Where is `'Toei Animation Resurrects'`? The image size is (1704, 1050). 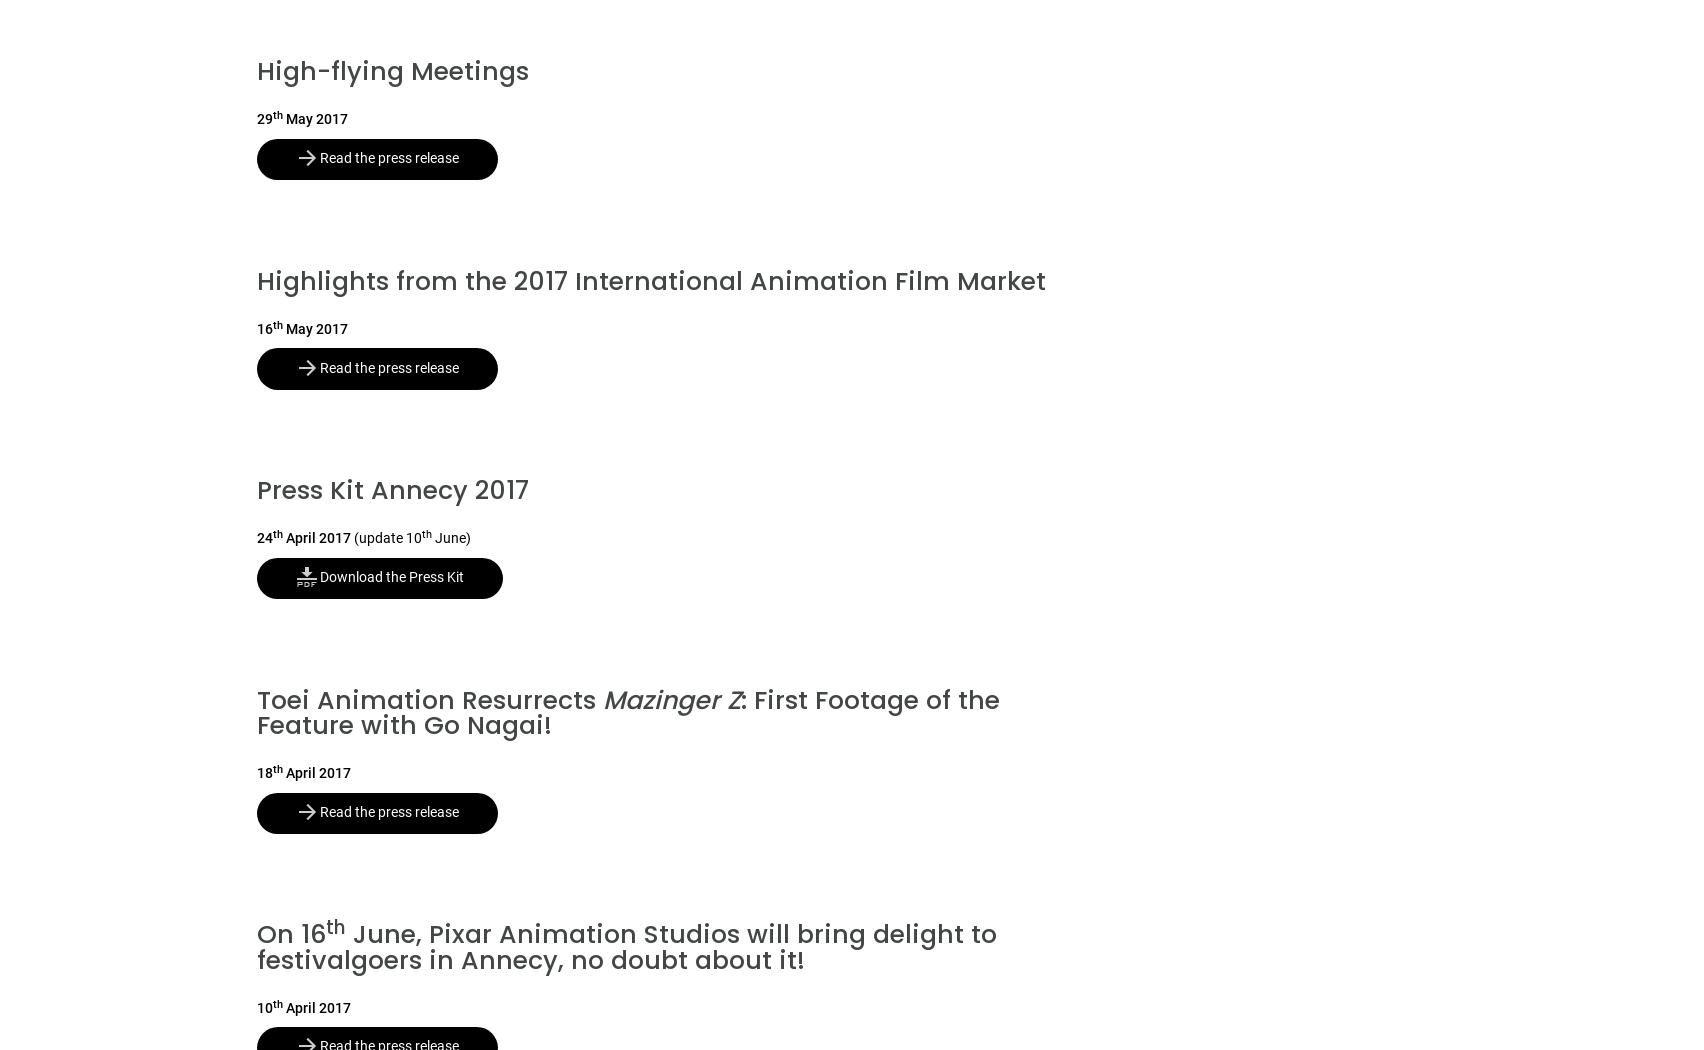 'Toei Animation Resurrects' is located at coordinates (429, 699).